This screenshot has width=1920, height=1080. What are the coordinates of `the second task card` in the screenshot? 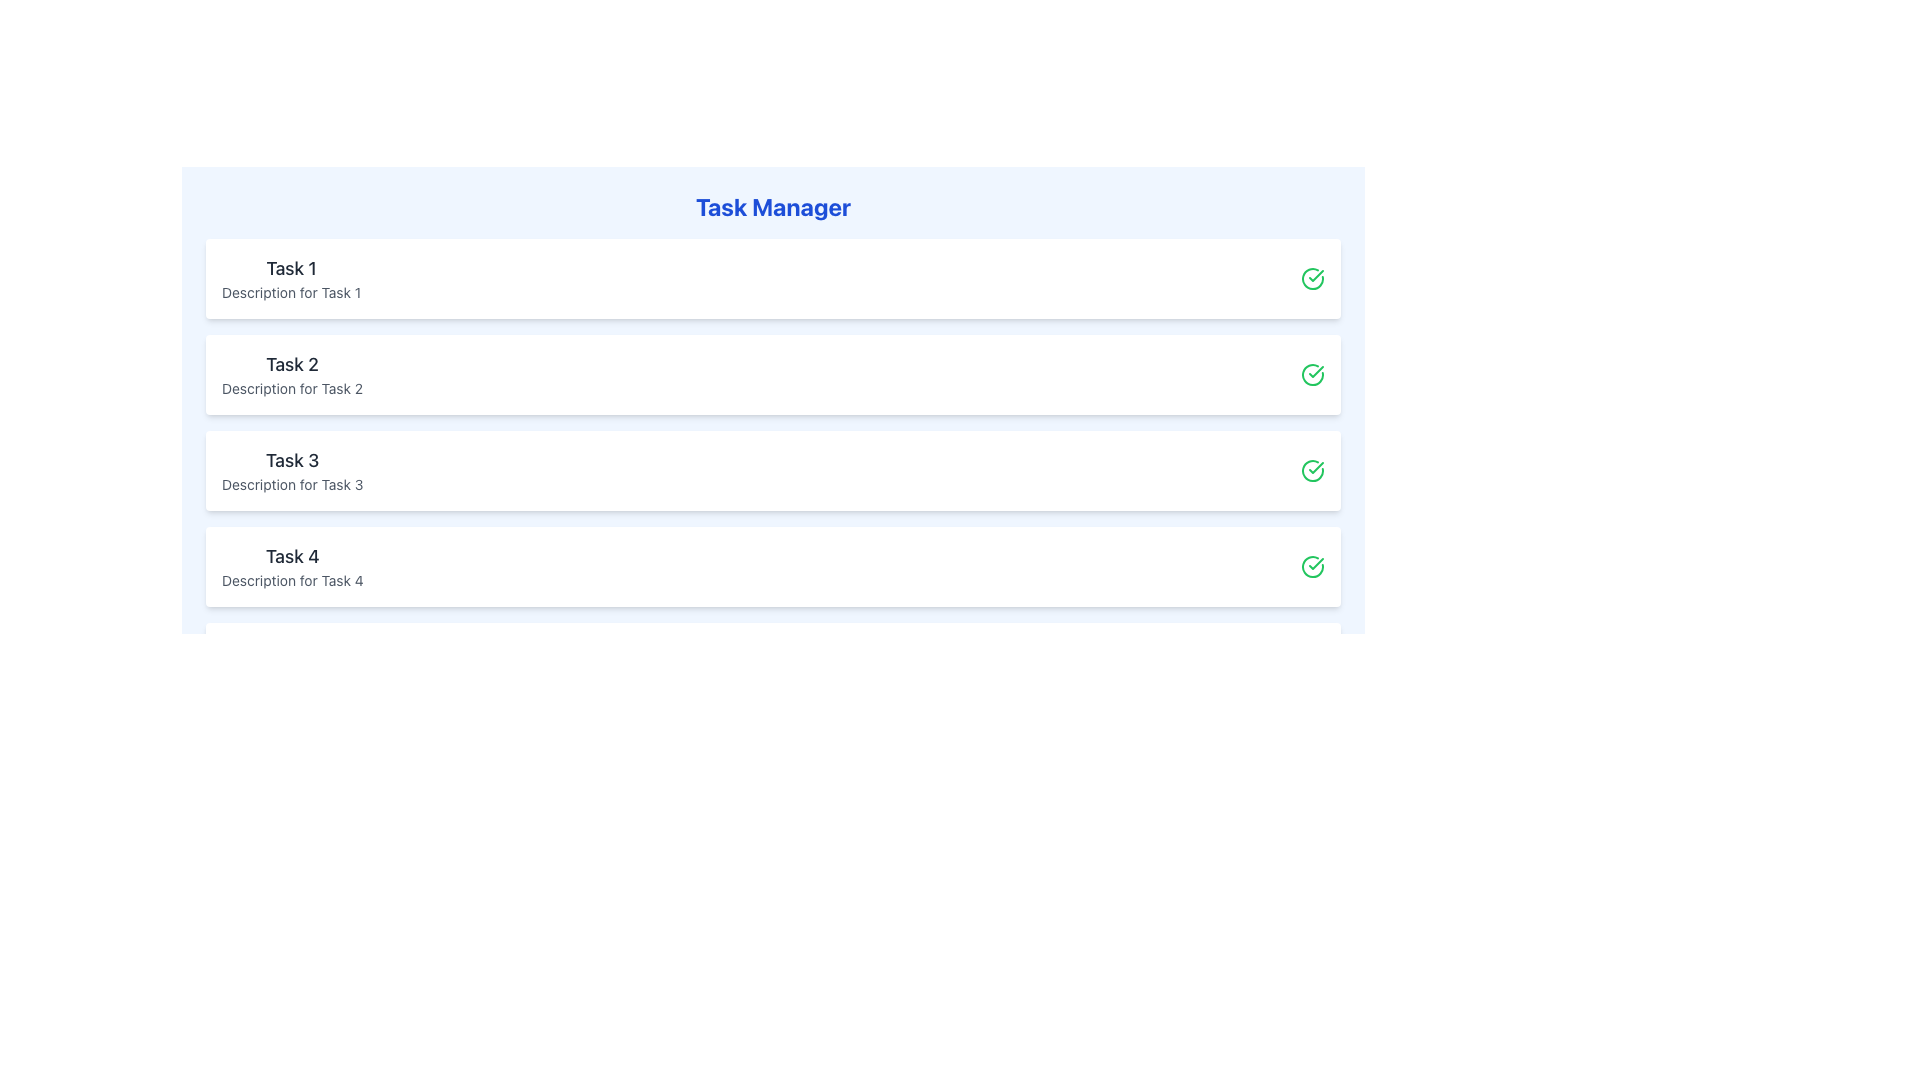 It's located at (772, 374).